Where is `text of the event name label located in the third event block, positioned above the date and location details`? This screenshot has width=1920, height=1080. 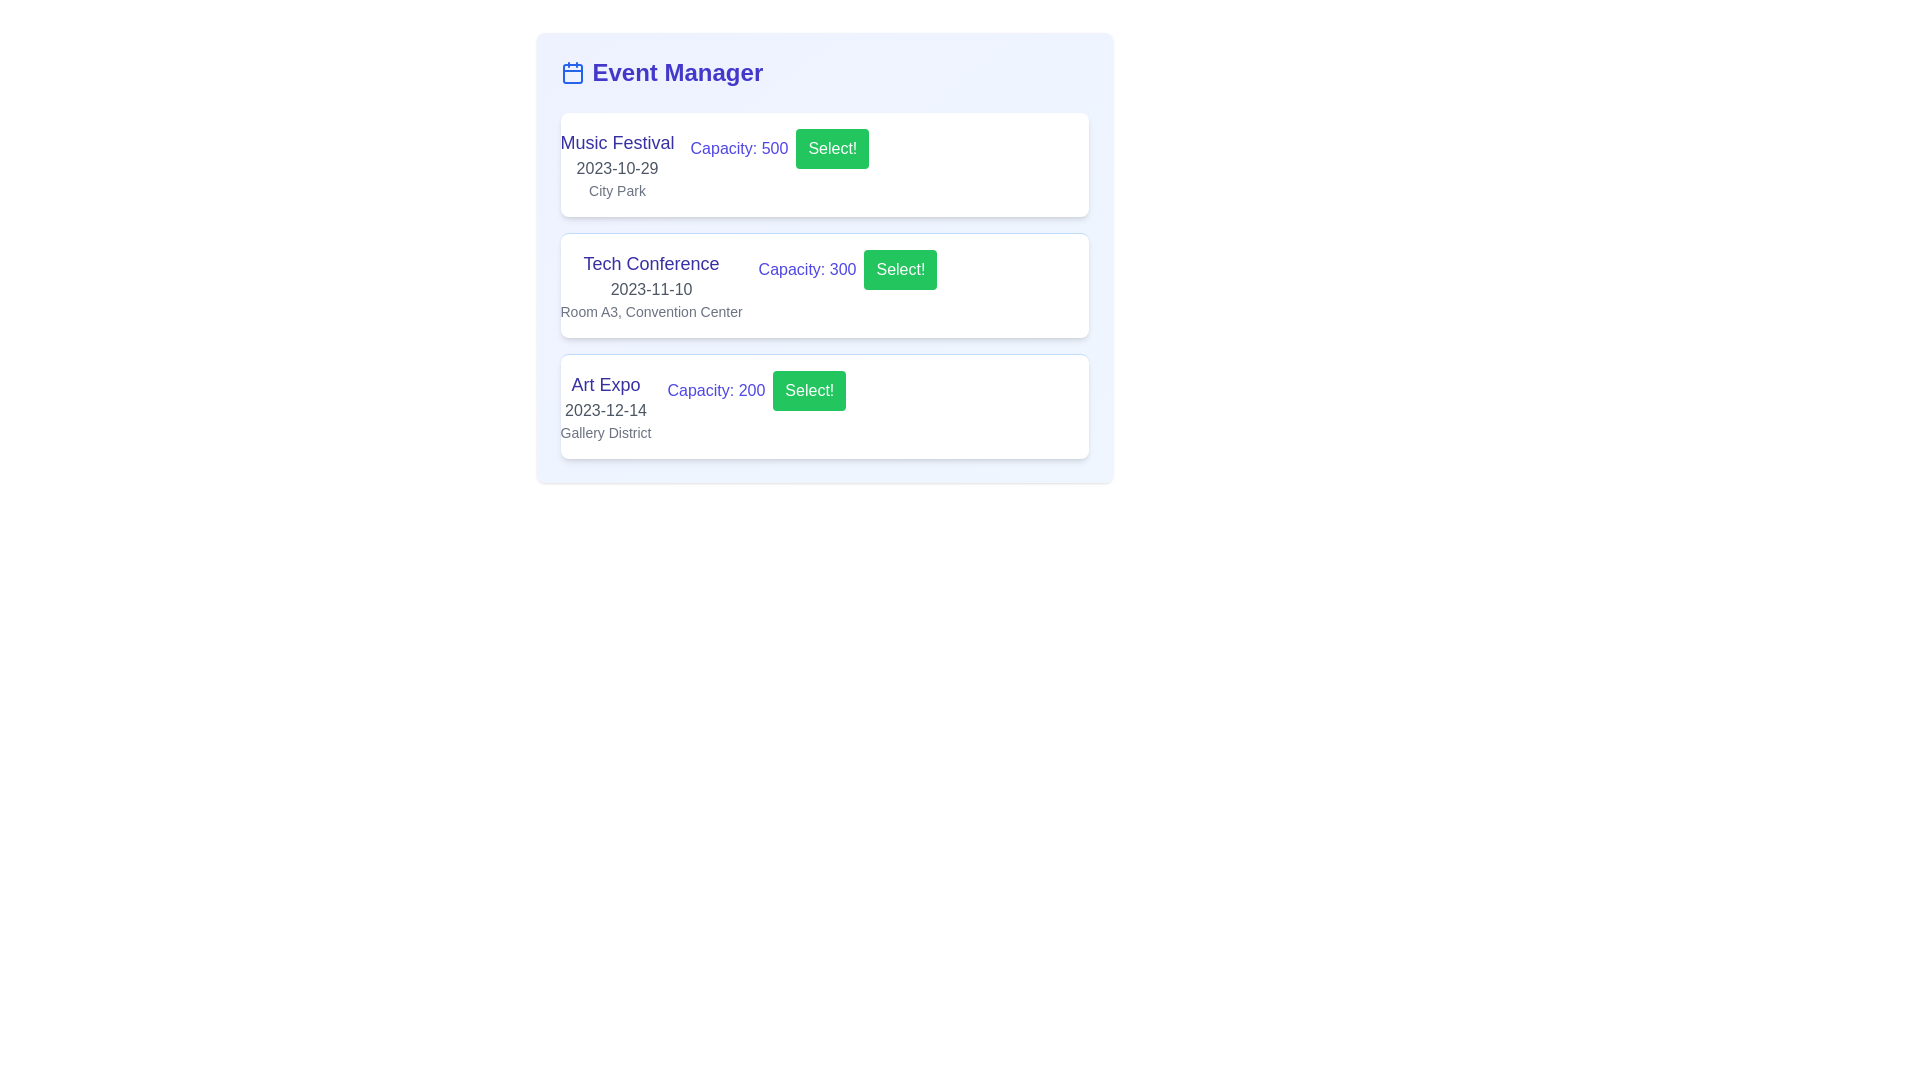 text of the event name label located in the third event block, positioned above the date and location details is located at coordinates (604, 385).